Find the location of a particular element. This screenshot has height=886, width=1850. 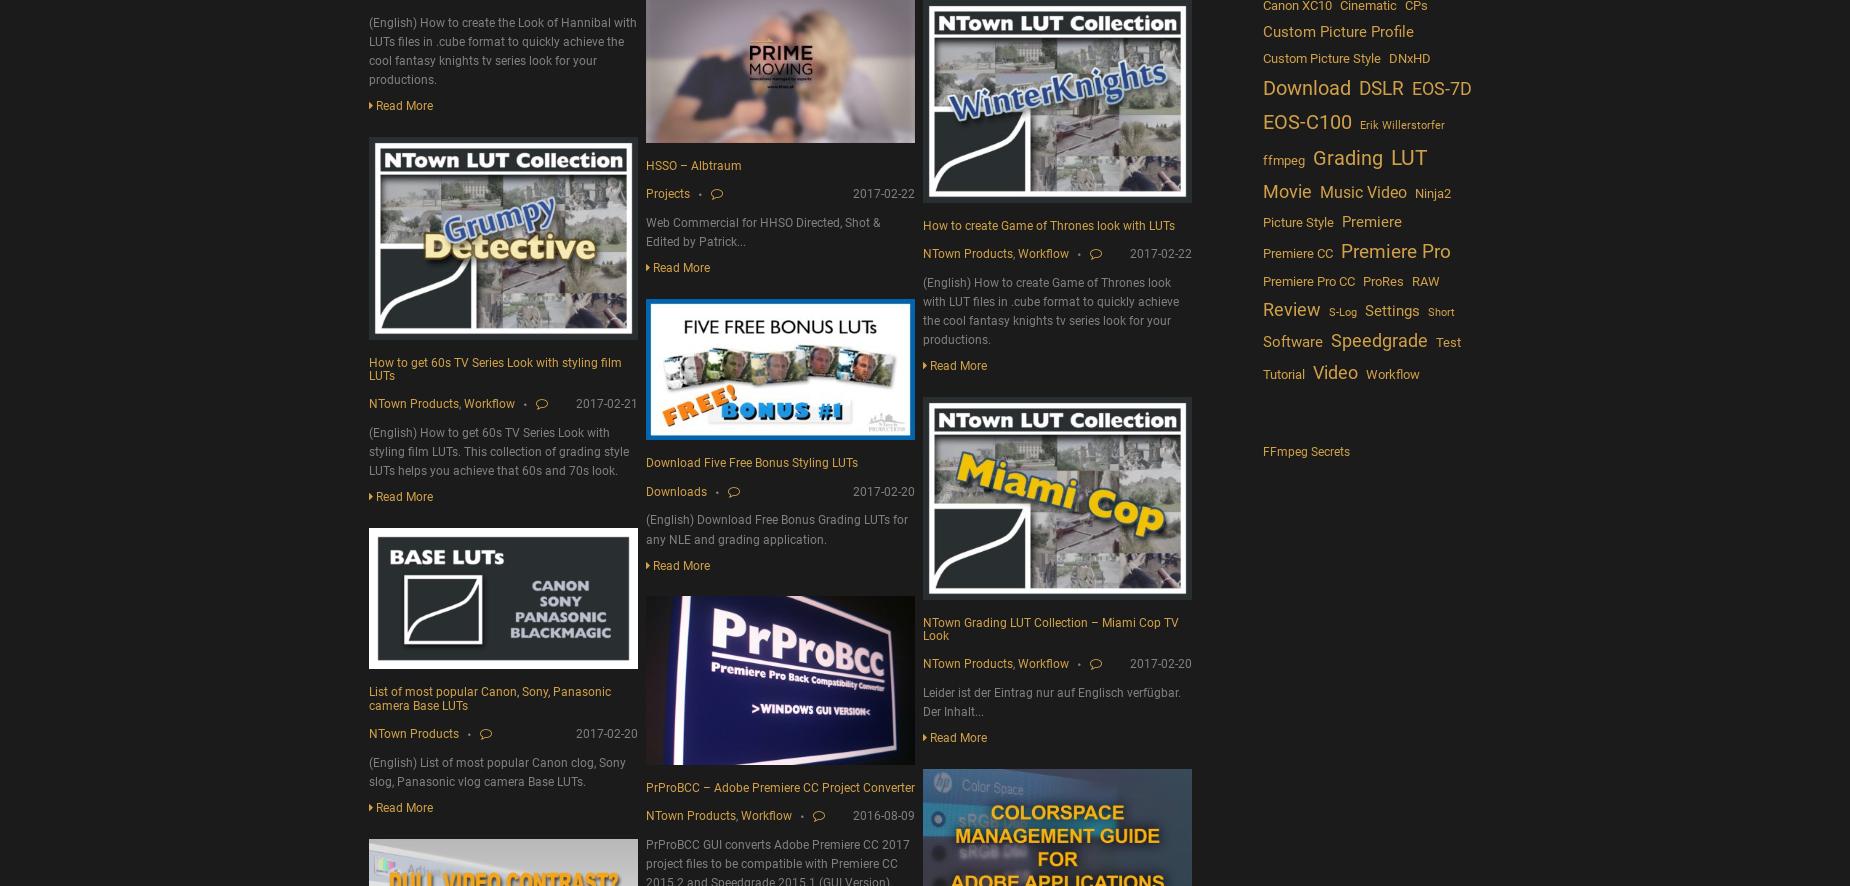

'FFmpeg Secrets' is located at coordinates (1304, 452).